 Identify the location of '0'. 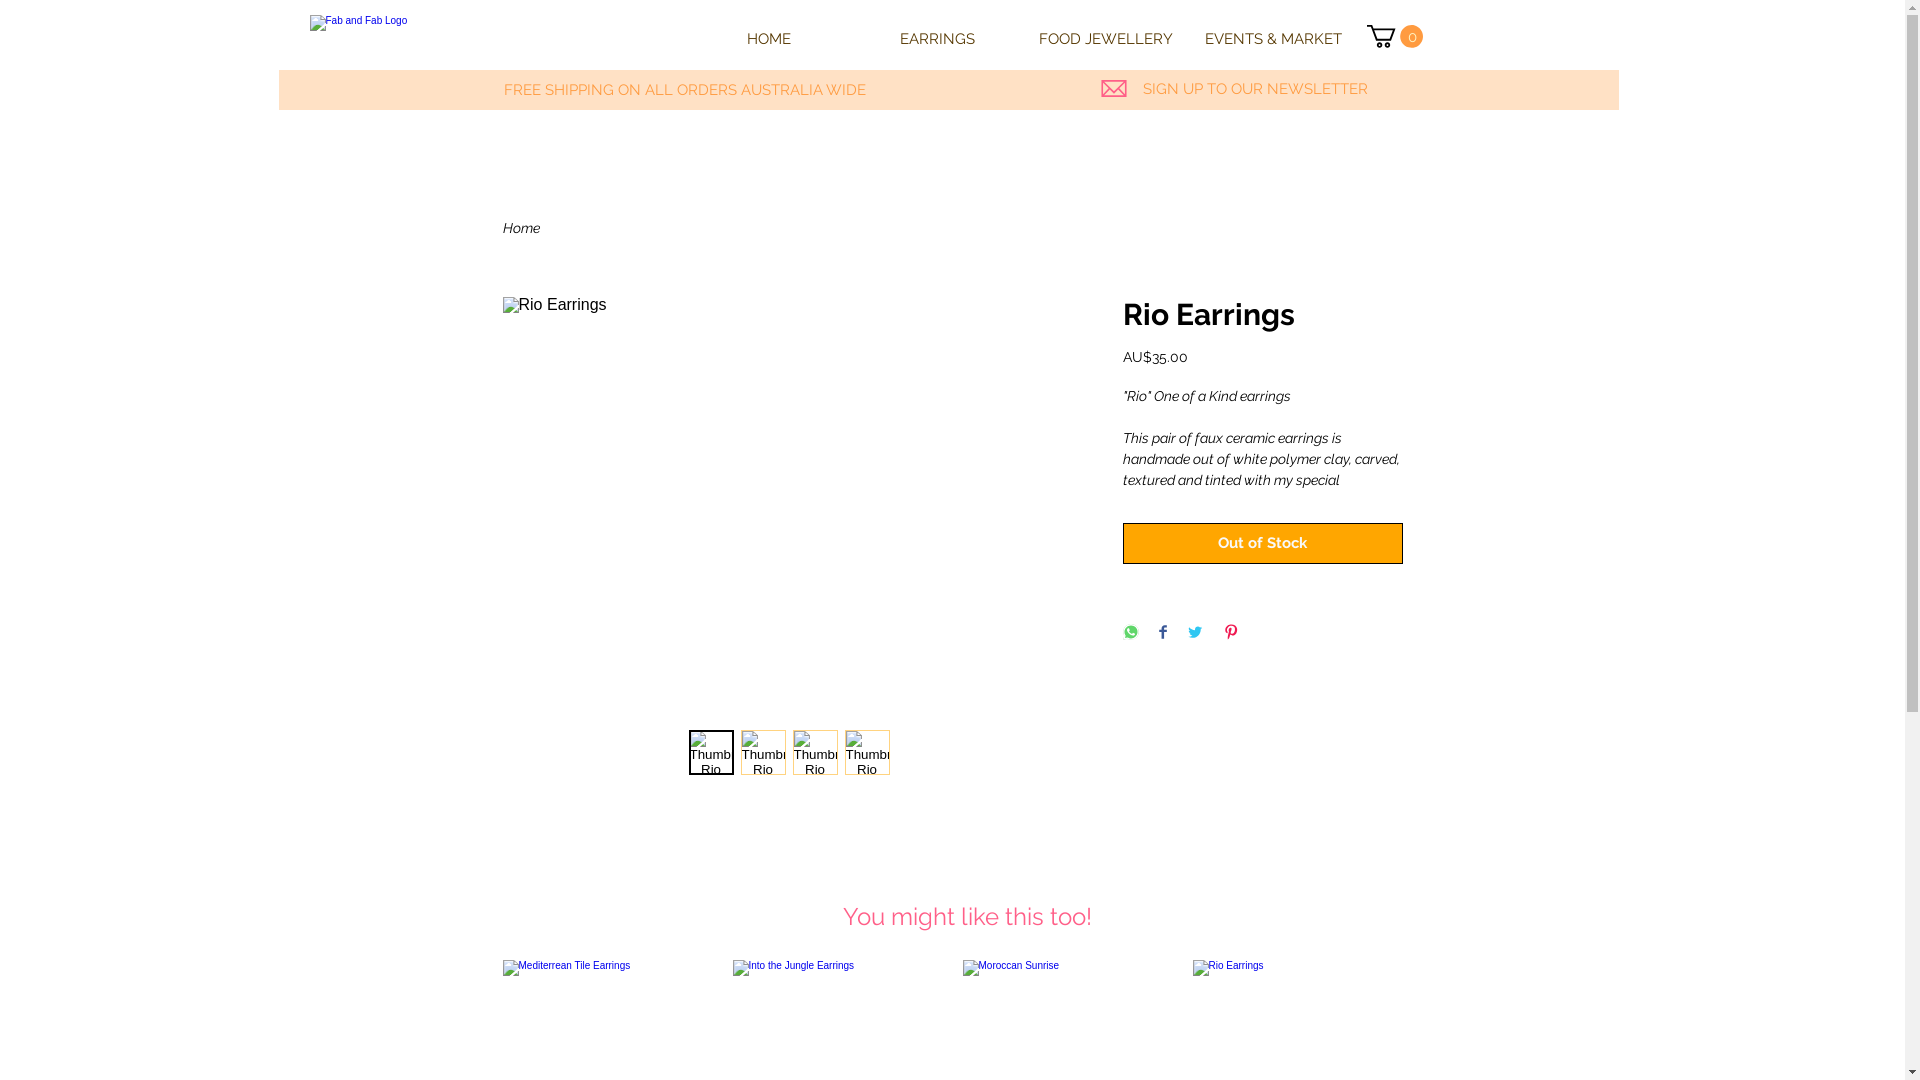
(1392, 36).